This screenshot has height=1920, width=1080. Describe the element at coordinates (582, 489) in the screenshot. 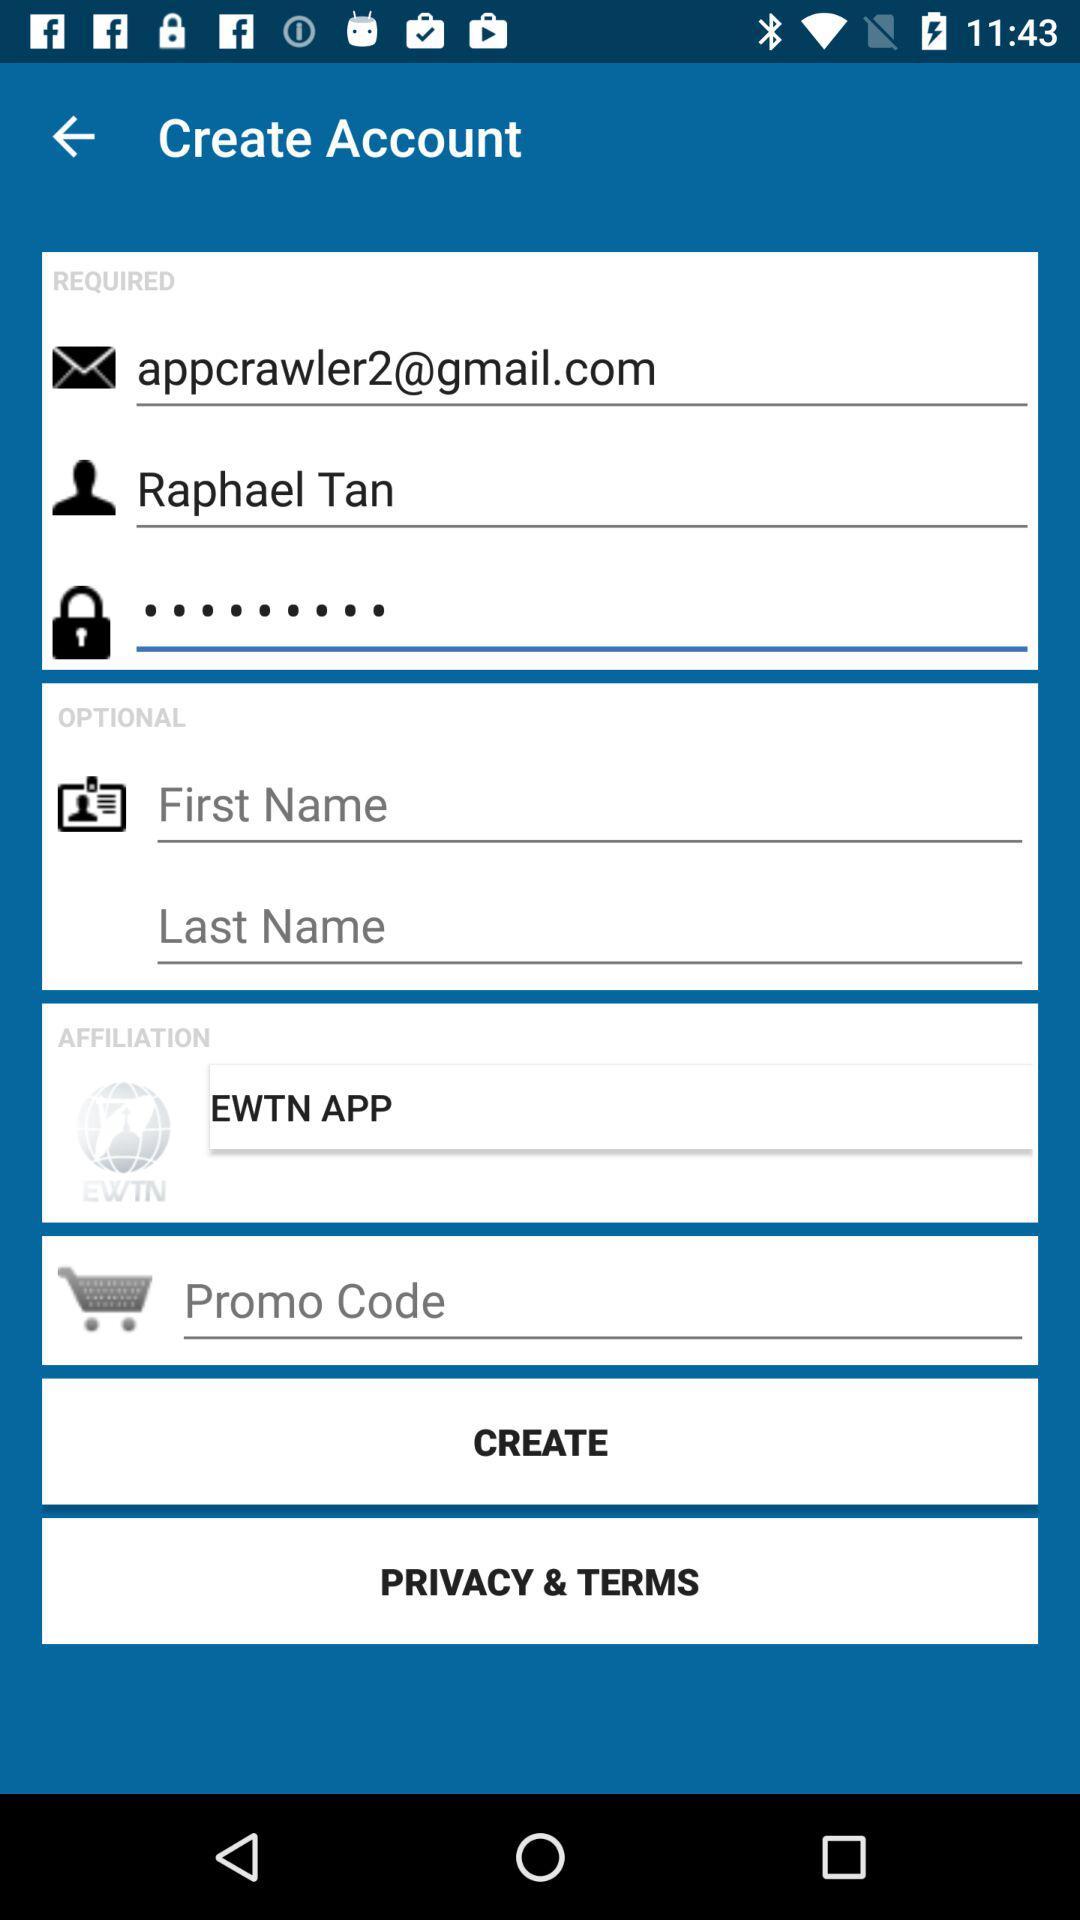

I see `the icon above crowd3116 icon` at that location.